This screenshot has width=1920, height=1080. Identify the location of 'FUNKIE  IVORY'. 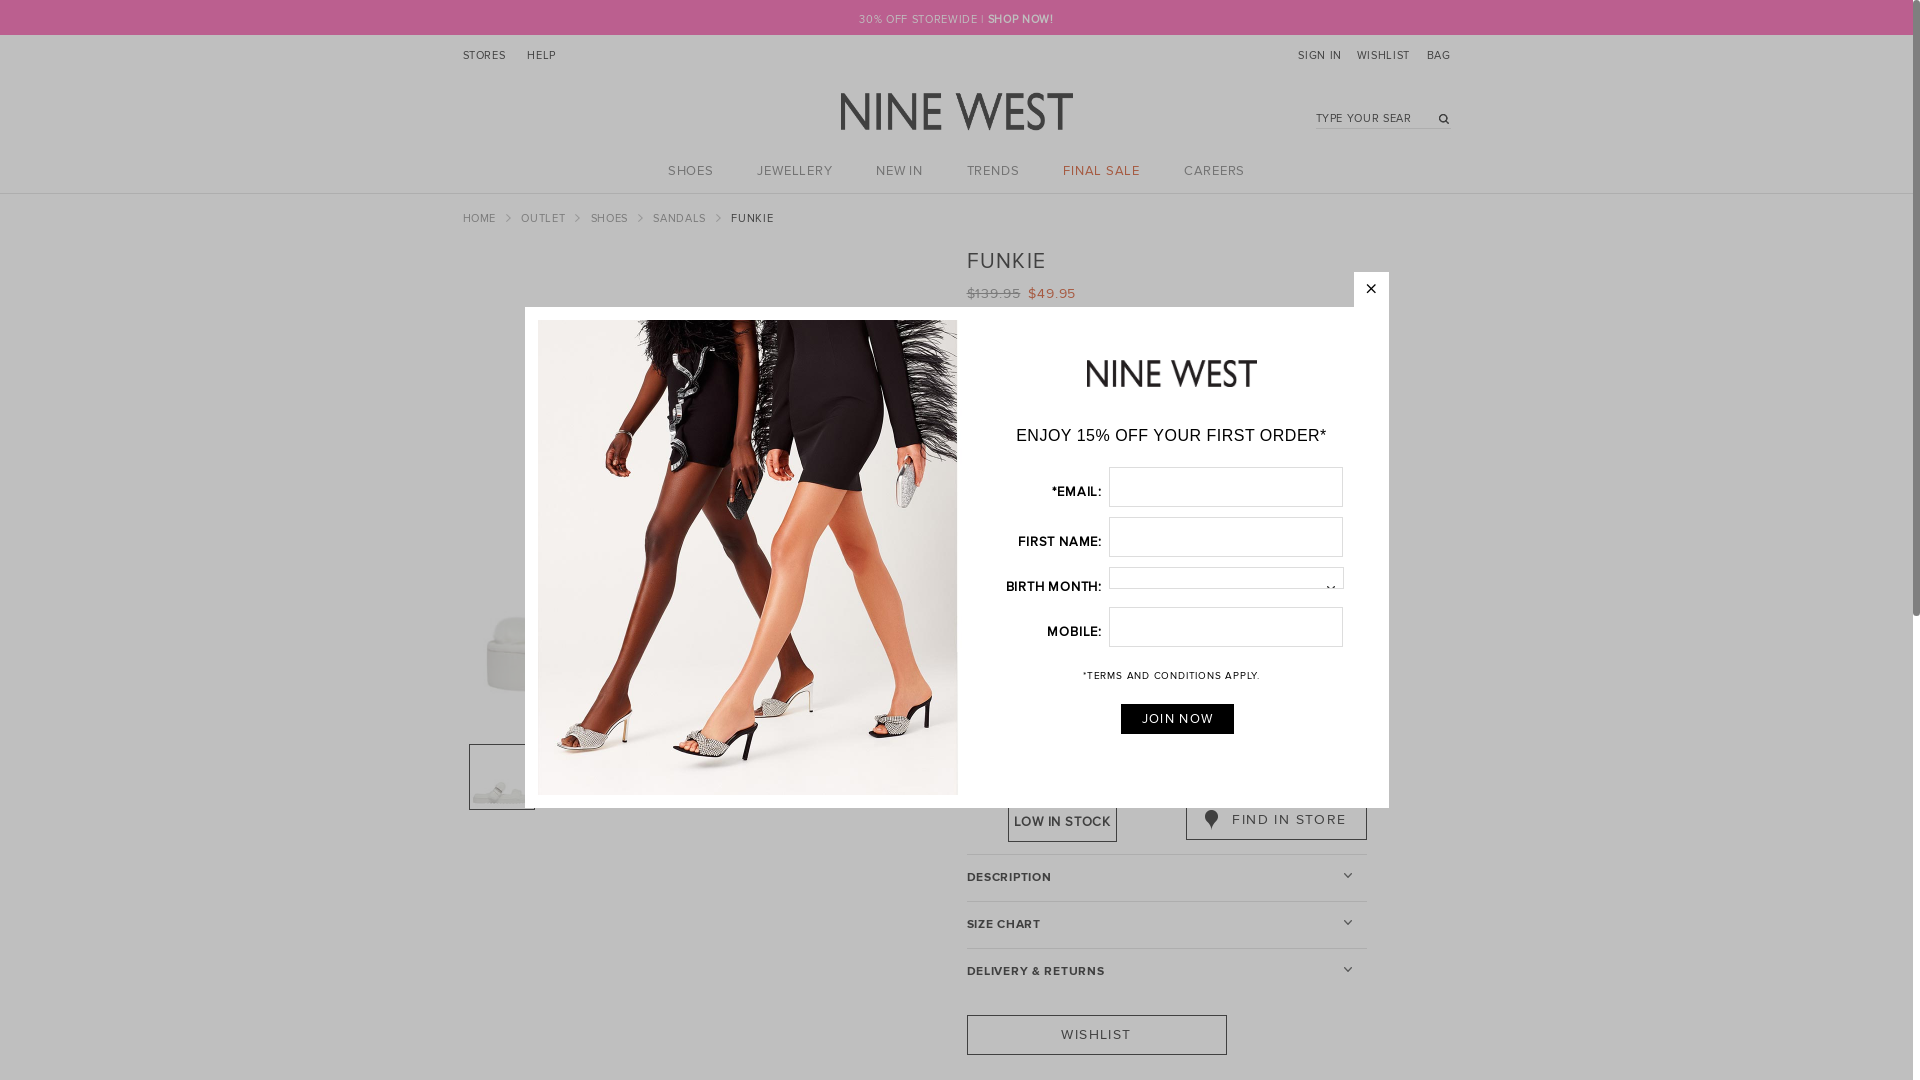
(657, 775).